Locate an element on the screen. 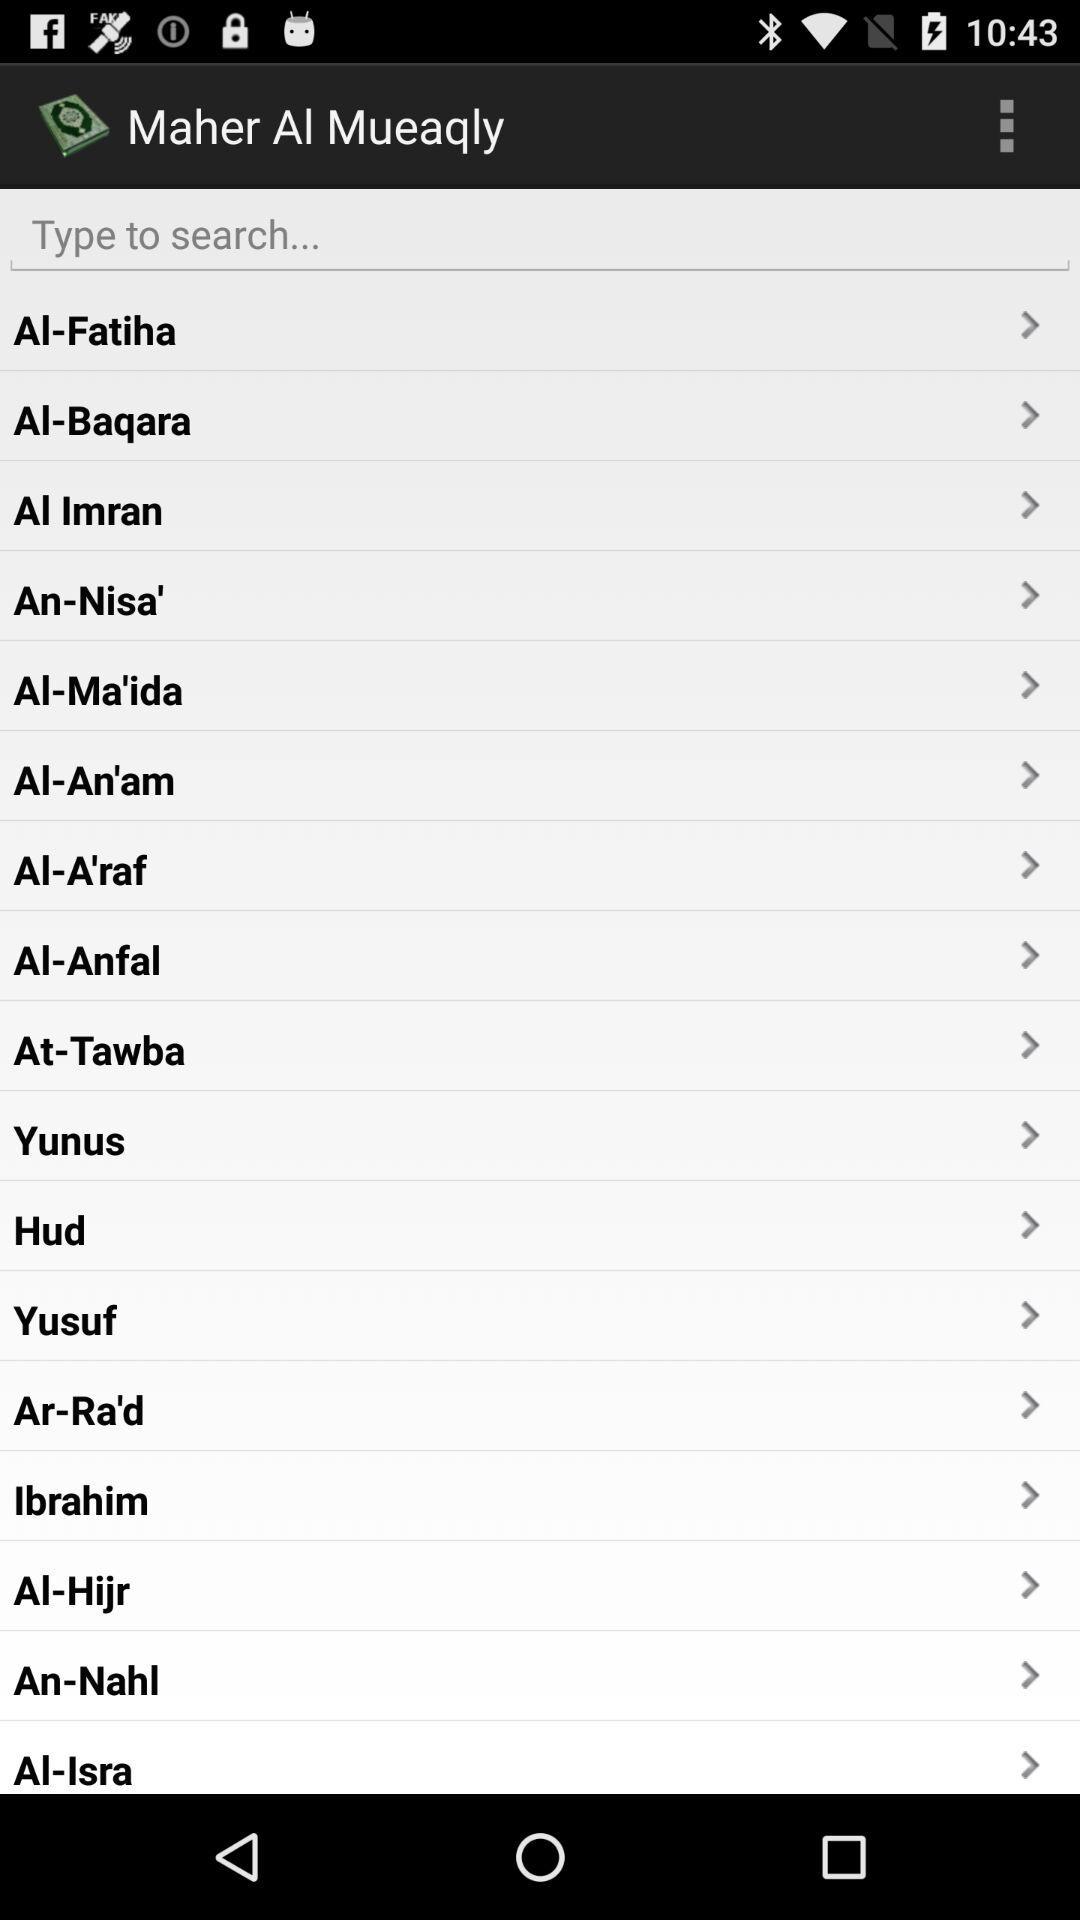 The image size is (1080, 1920). item above al imran app is located at coordinates (102, 418).